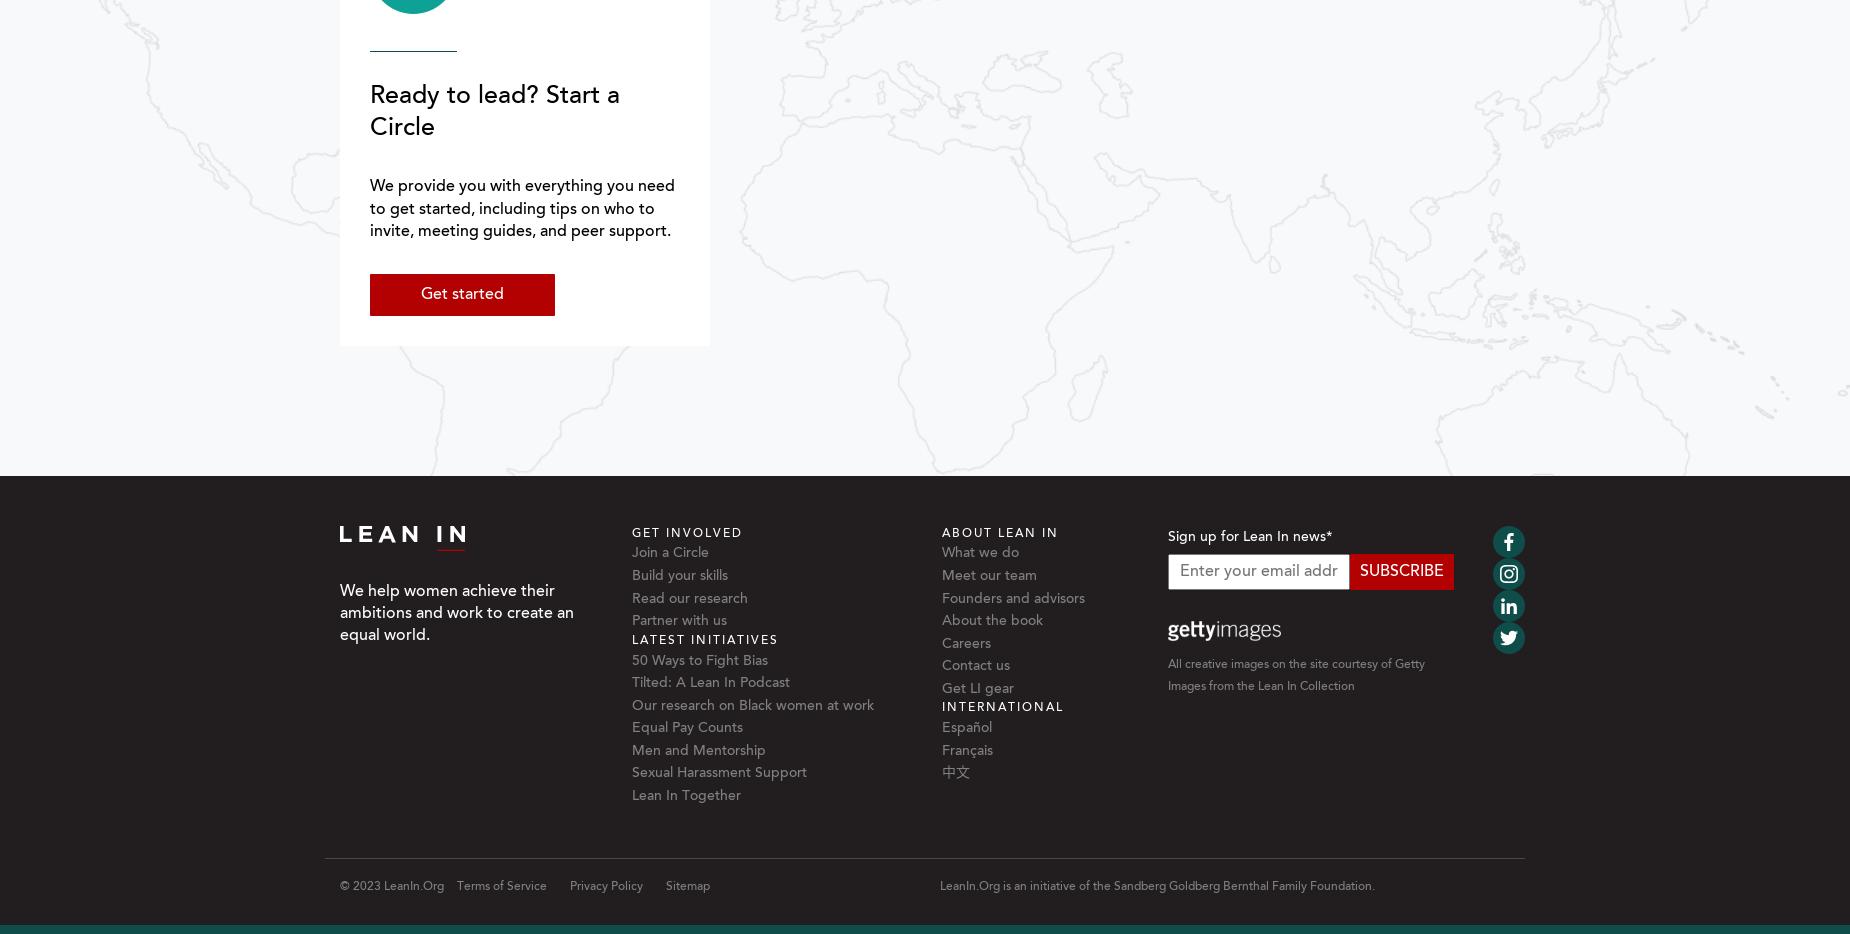  I want to click on 'Equal Pay Counts', so click(686, 728).